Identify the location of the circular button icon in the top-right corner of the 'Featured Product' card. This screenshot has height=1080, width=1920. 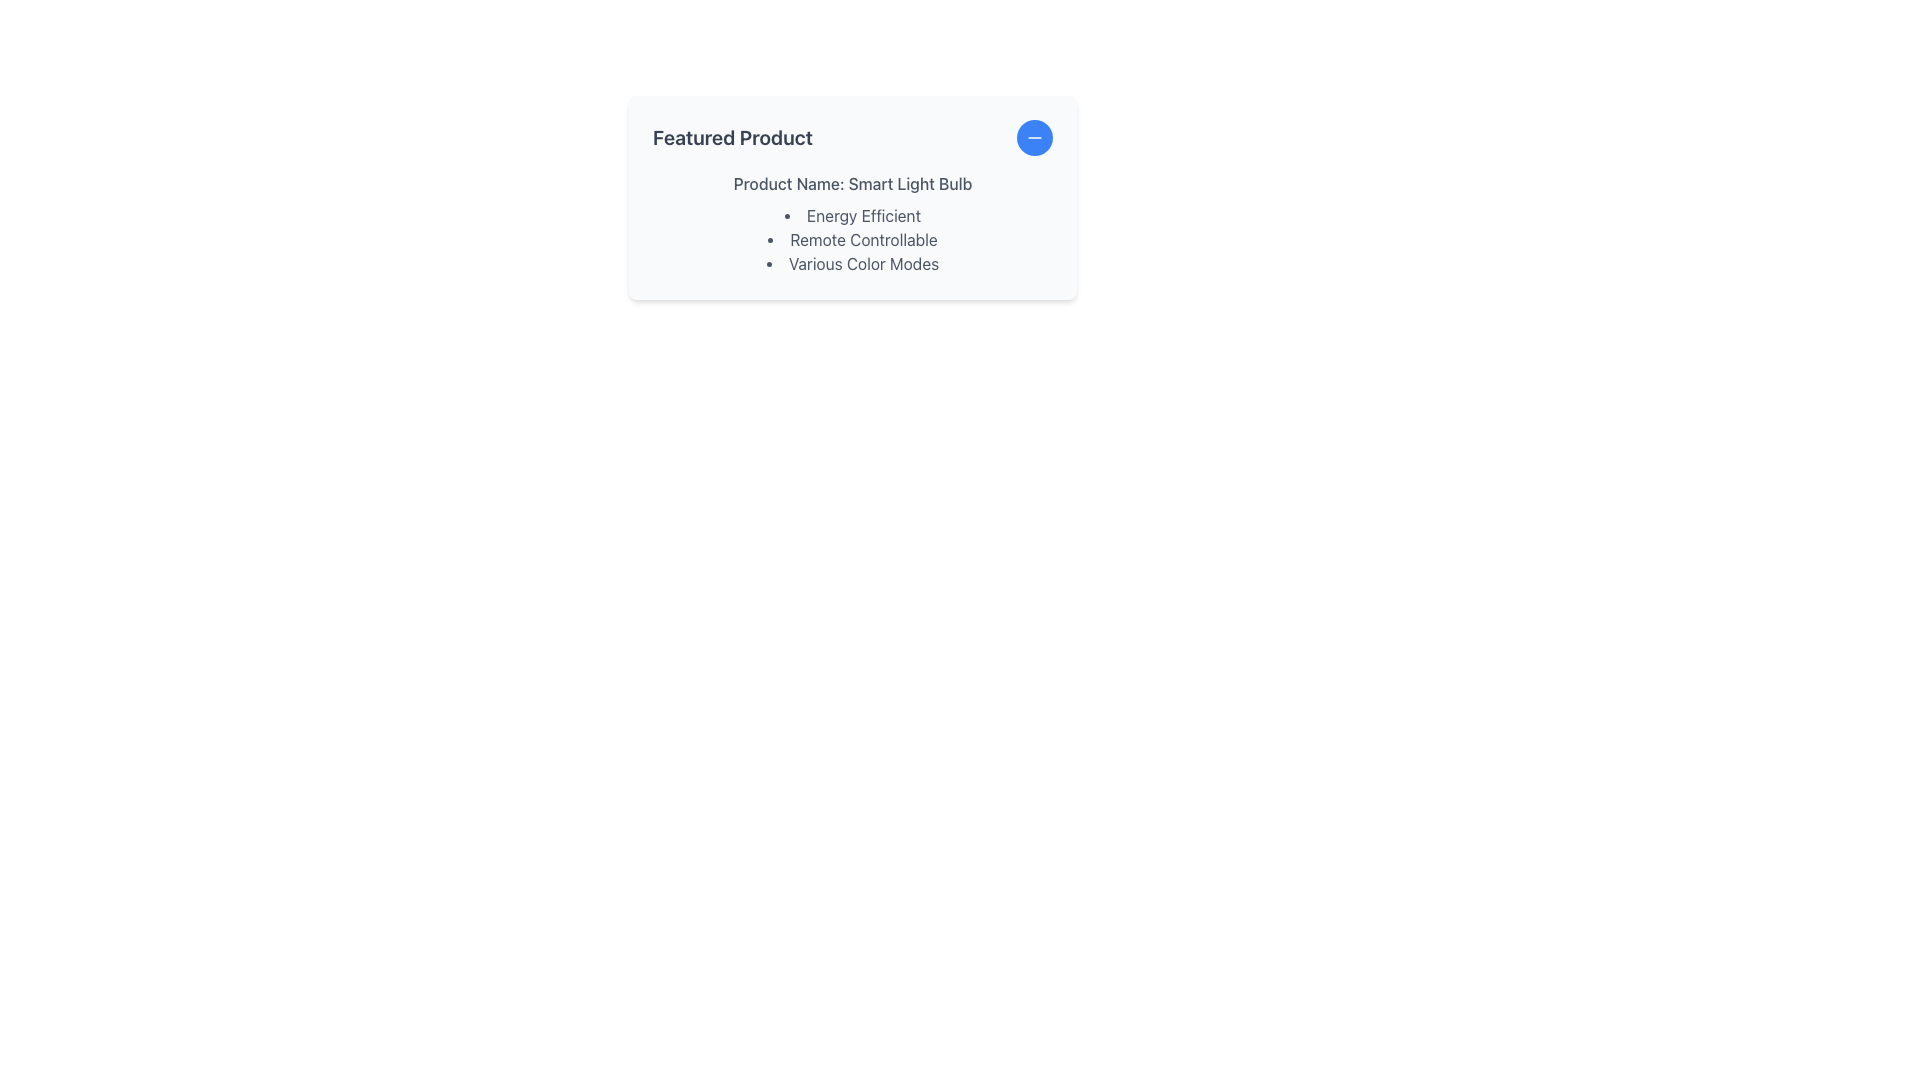
(1035, 137).